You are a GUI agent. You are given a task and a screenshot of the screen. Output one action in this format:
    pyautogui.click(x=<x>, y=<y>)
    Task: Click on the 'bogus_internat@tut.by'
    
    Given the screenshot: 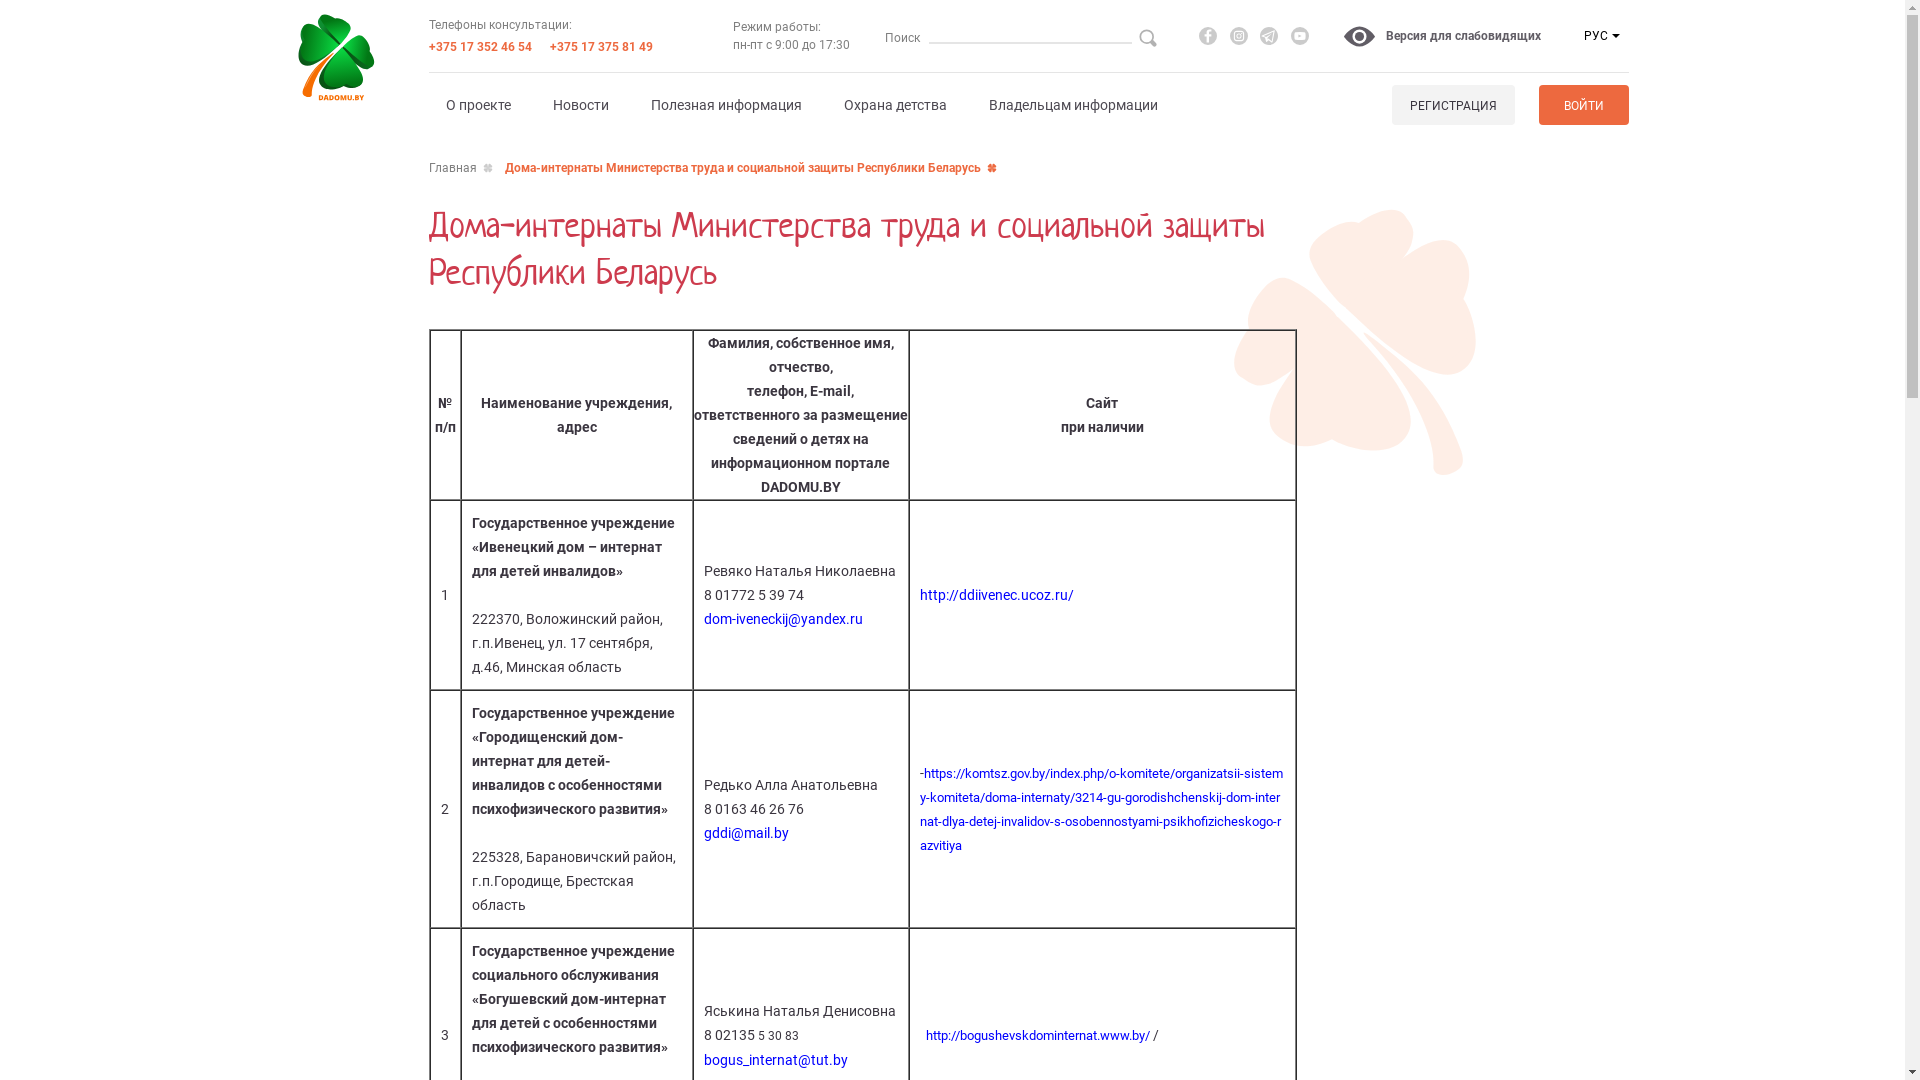 What is the action you would take?
    pyautogui.click(x=775, y=1059)
    